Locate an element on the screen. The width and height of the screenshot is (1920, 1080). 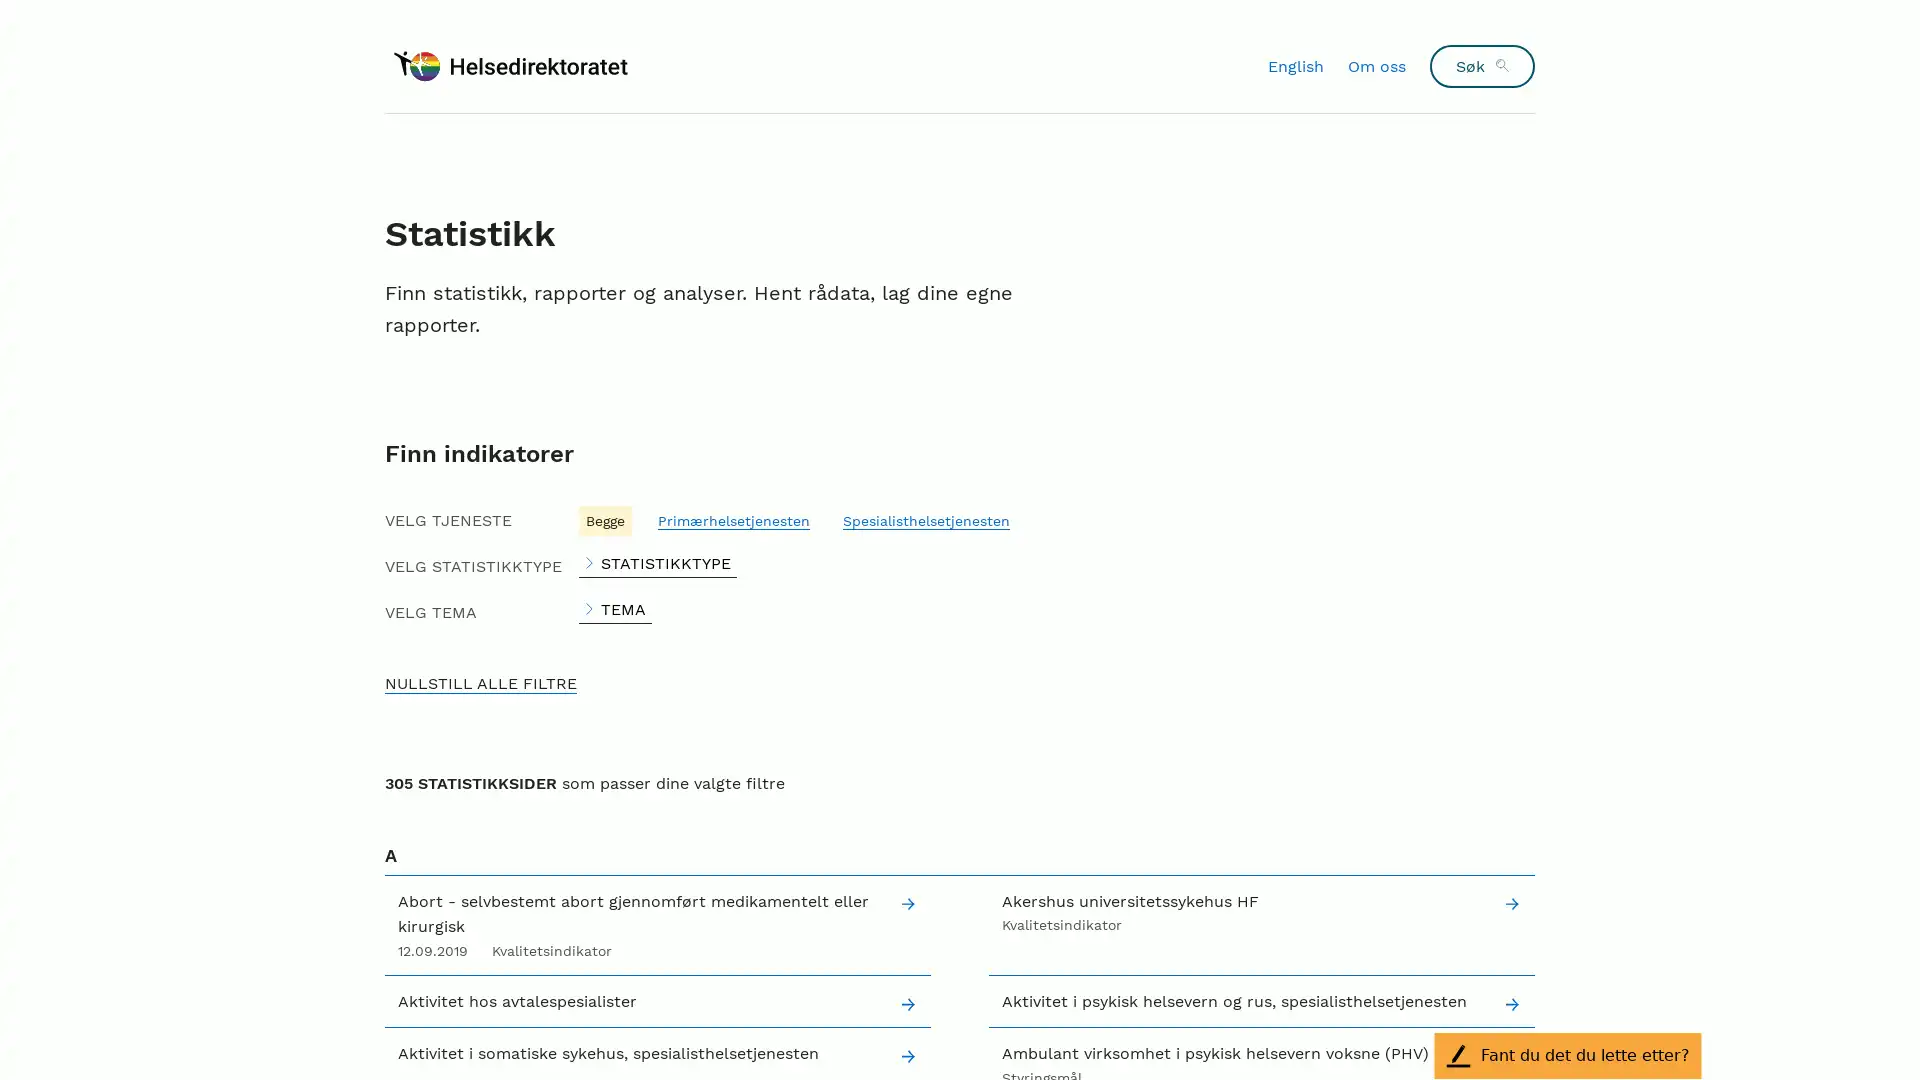
STATISTIKKTYPE is located at coordinates (657, 564).